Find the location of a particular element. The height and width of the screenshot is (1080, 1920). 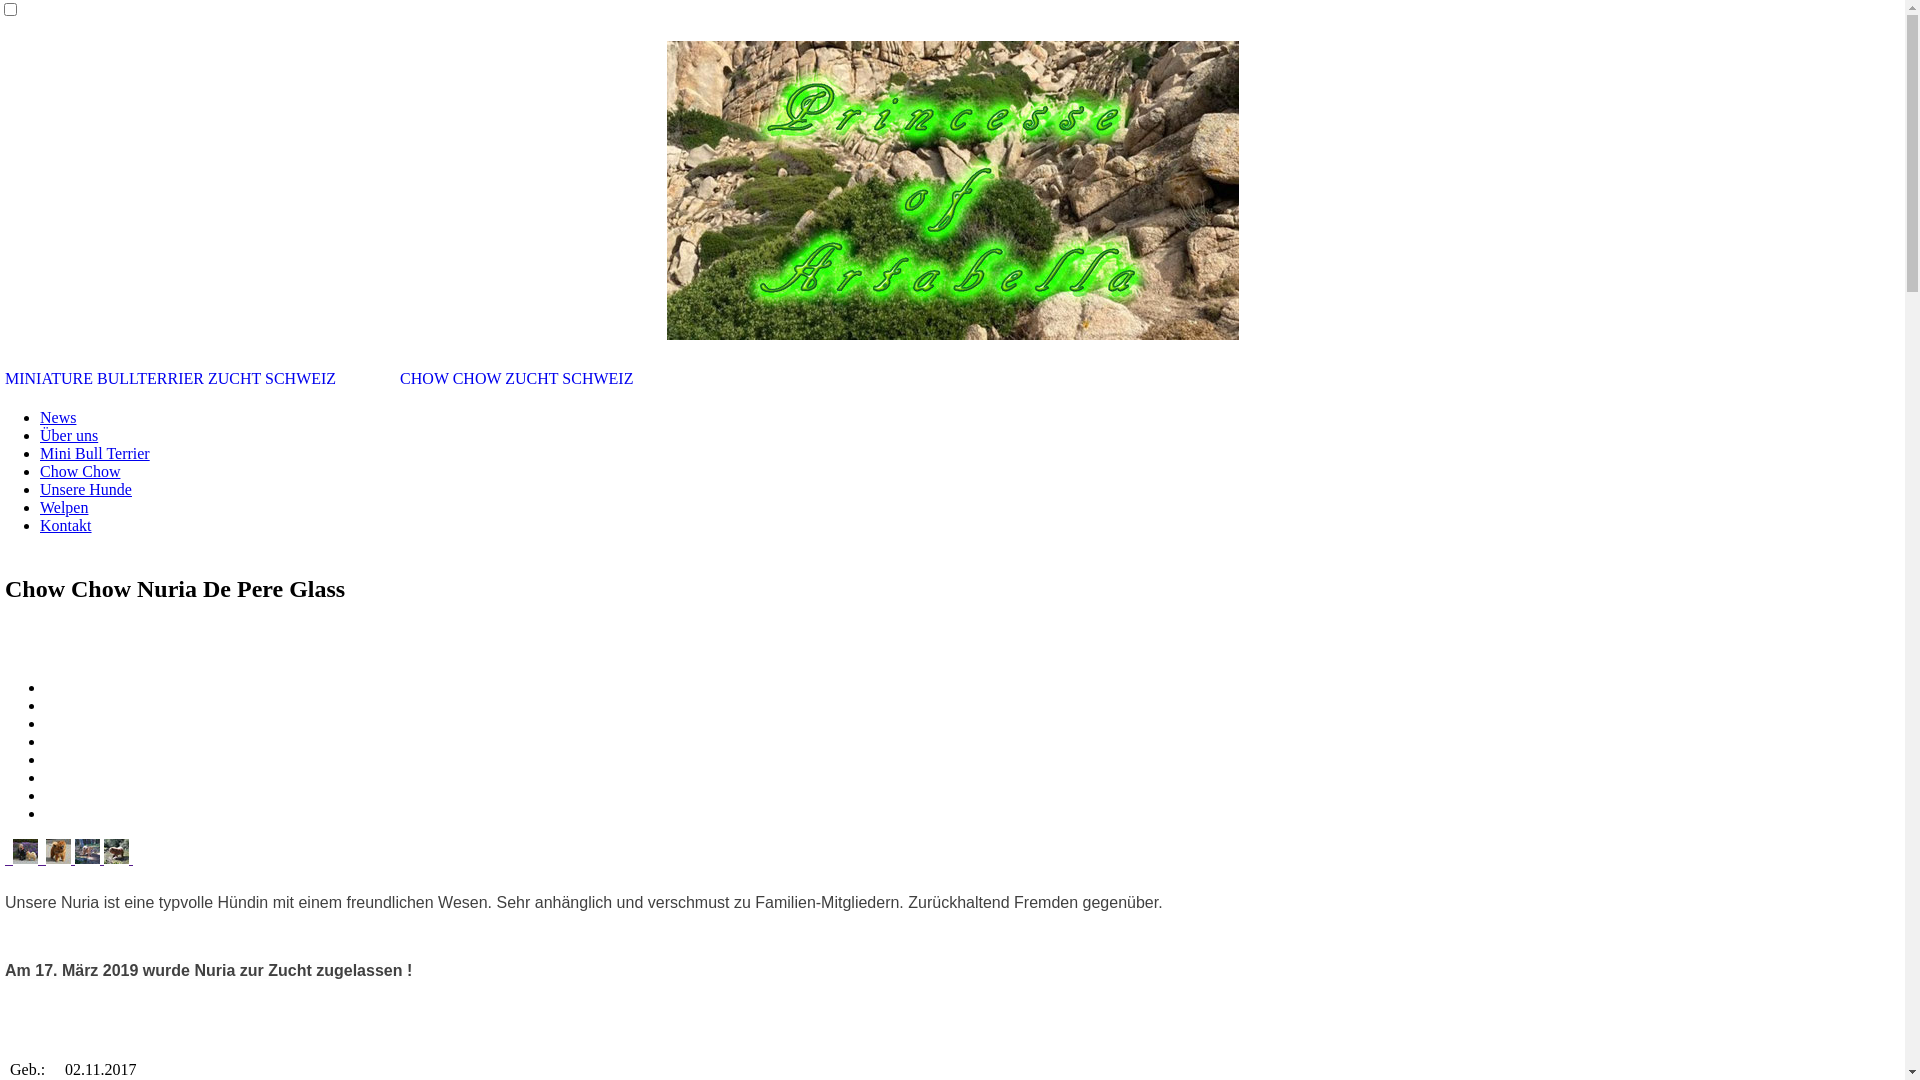

'Welpen' is located at coordinates (39, 506).